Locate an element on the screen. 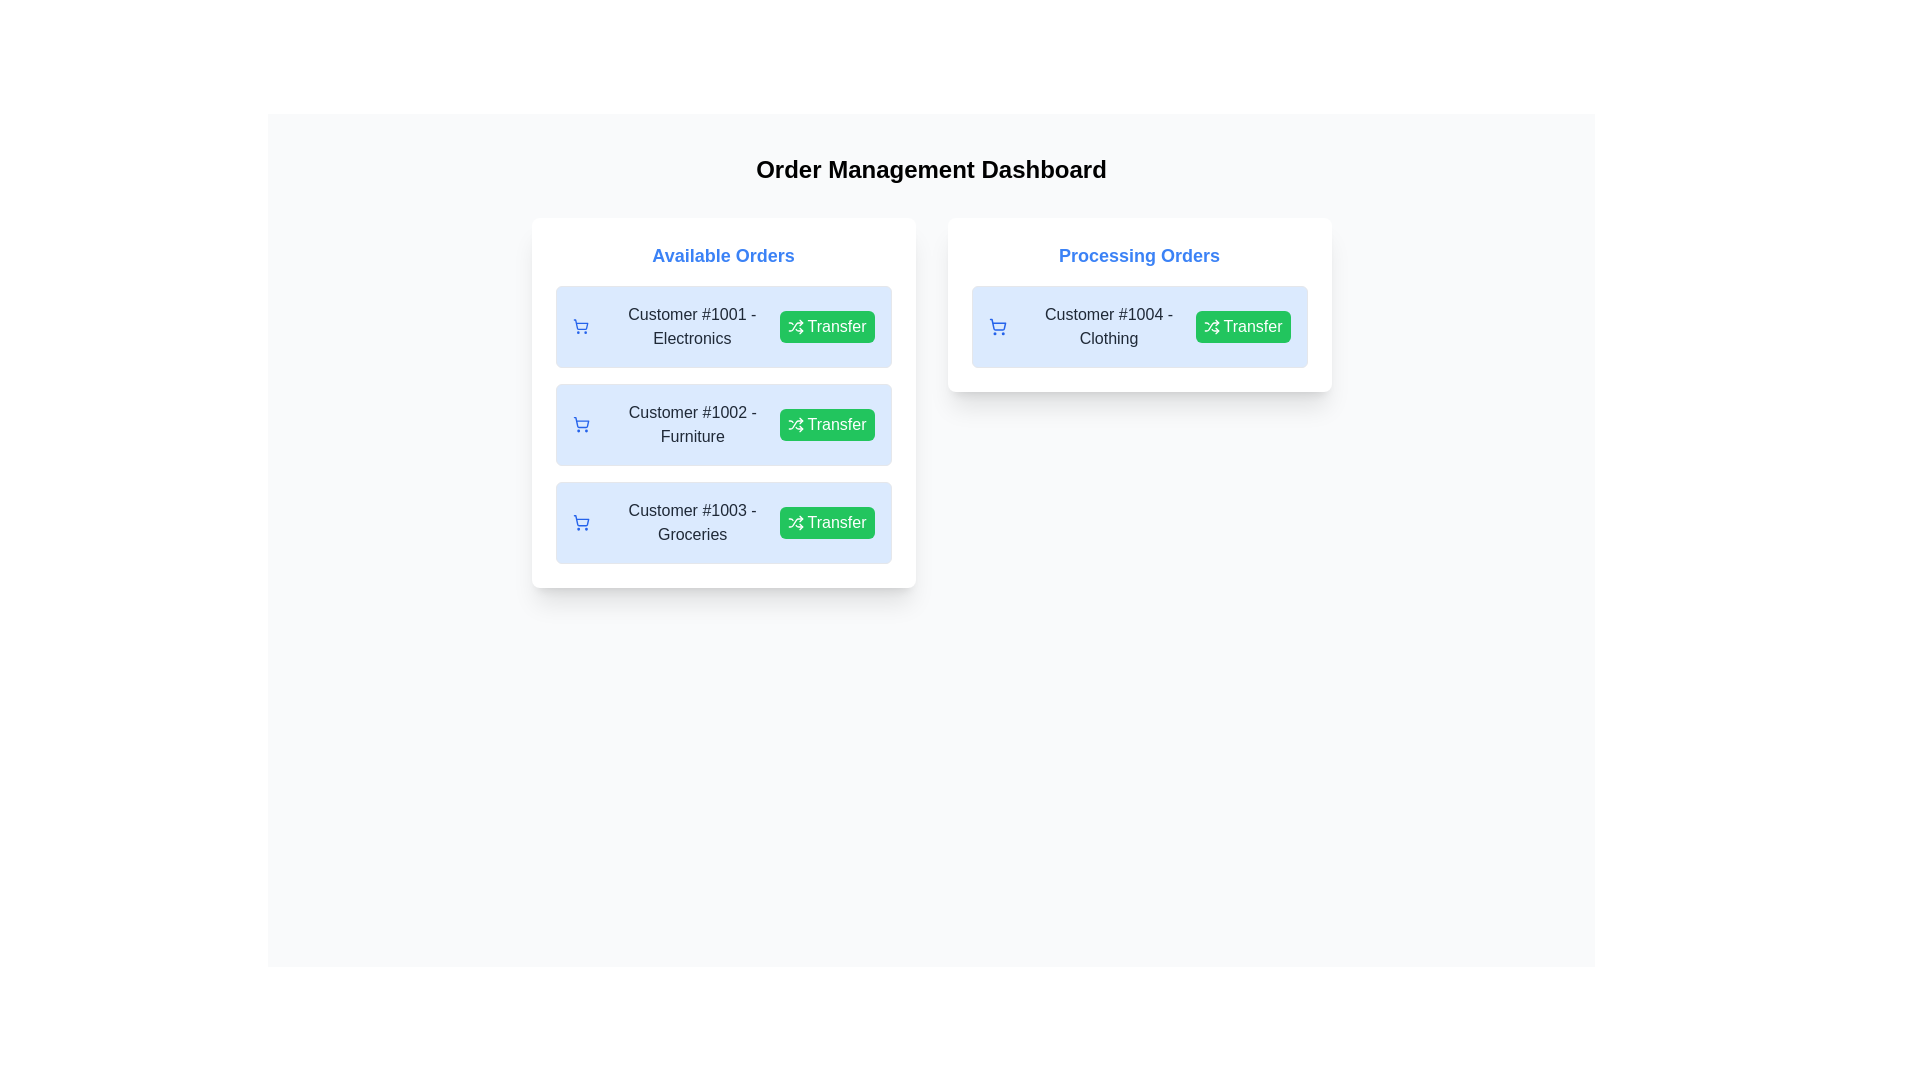 This screenshot has height=1080, width=1920. the text label representing 'Customer #1003 - Groceries' in the 'Available Orders' section, which is the third item in the list is located at coordinates (692, 522).